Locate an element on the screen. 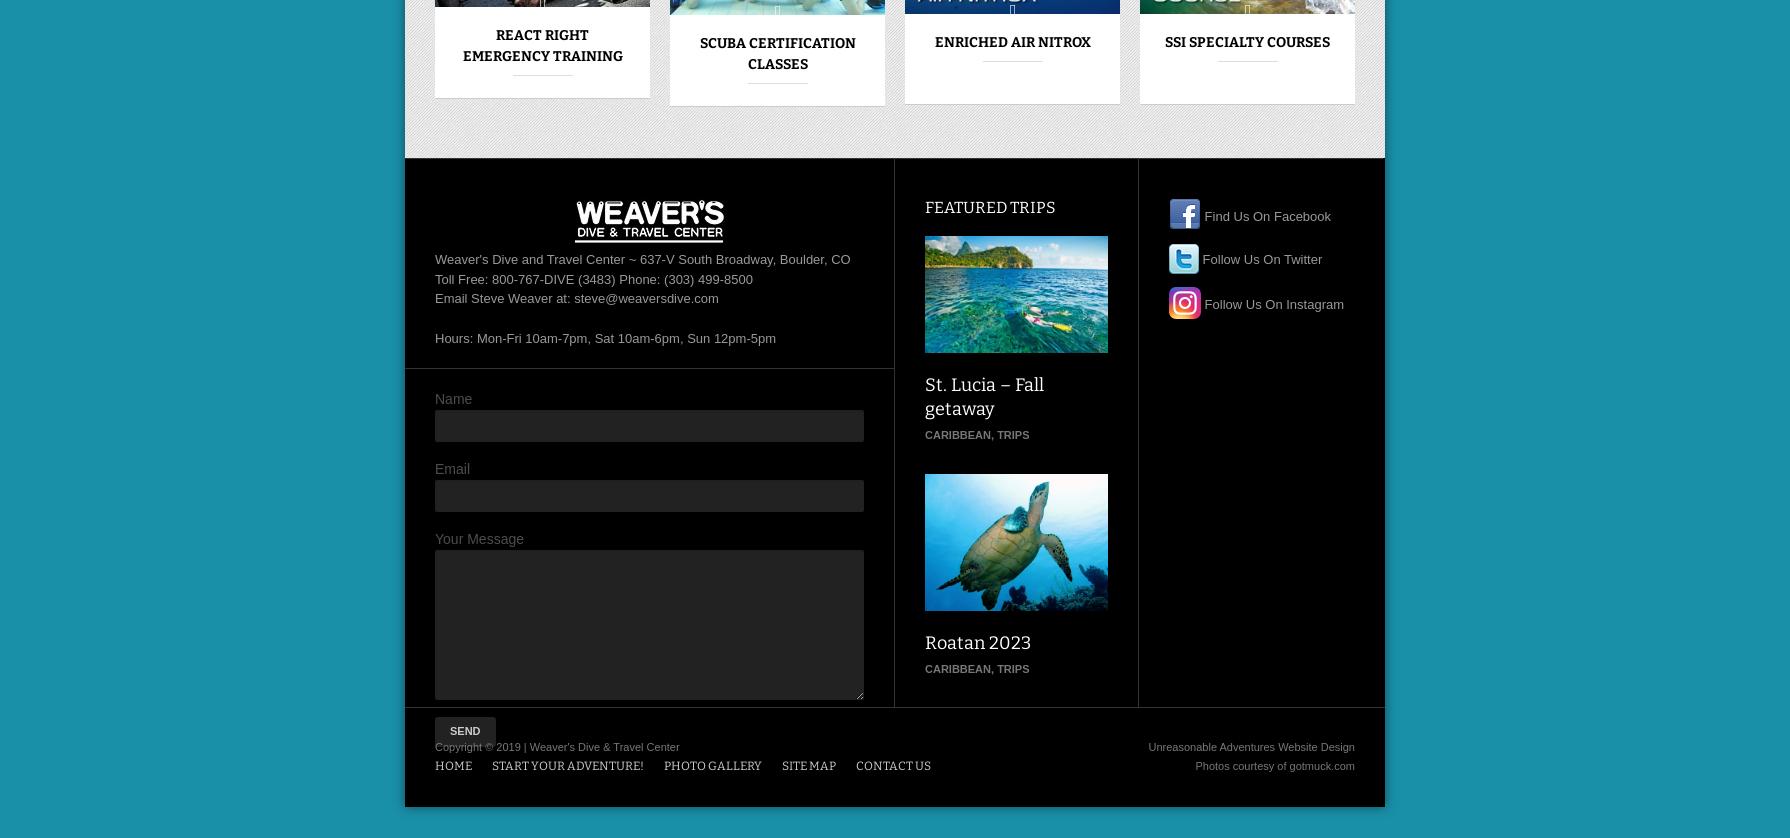  'Divemaster' is located at coordinates (1481, 42).